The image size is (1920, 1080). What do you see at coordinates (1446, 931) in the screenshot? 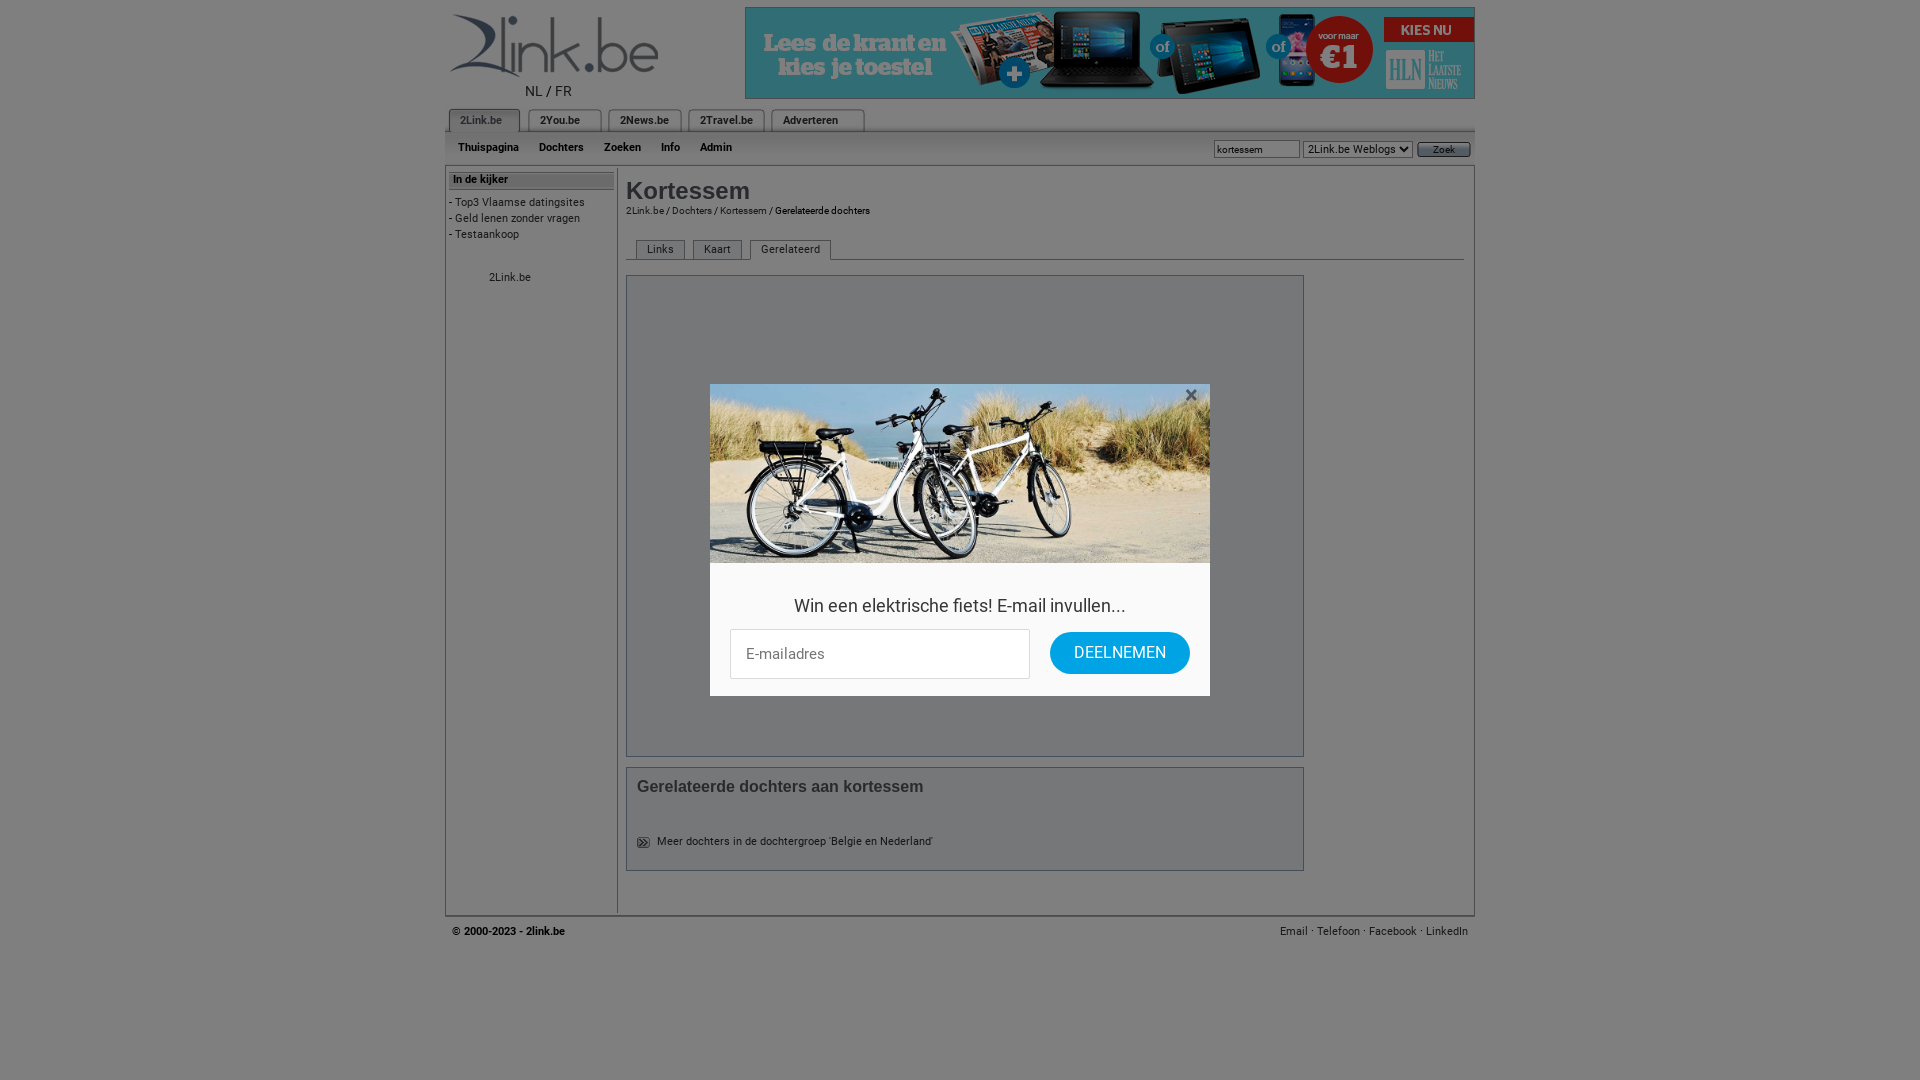
I see `'LinkedIn'` at bounding box center [1446, 931].